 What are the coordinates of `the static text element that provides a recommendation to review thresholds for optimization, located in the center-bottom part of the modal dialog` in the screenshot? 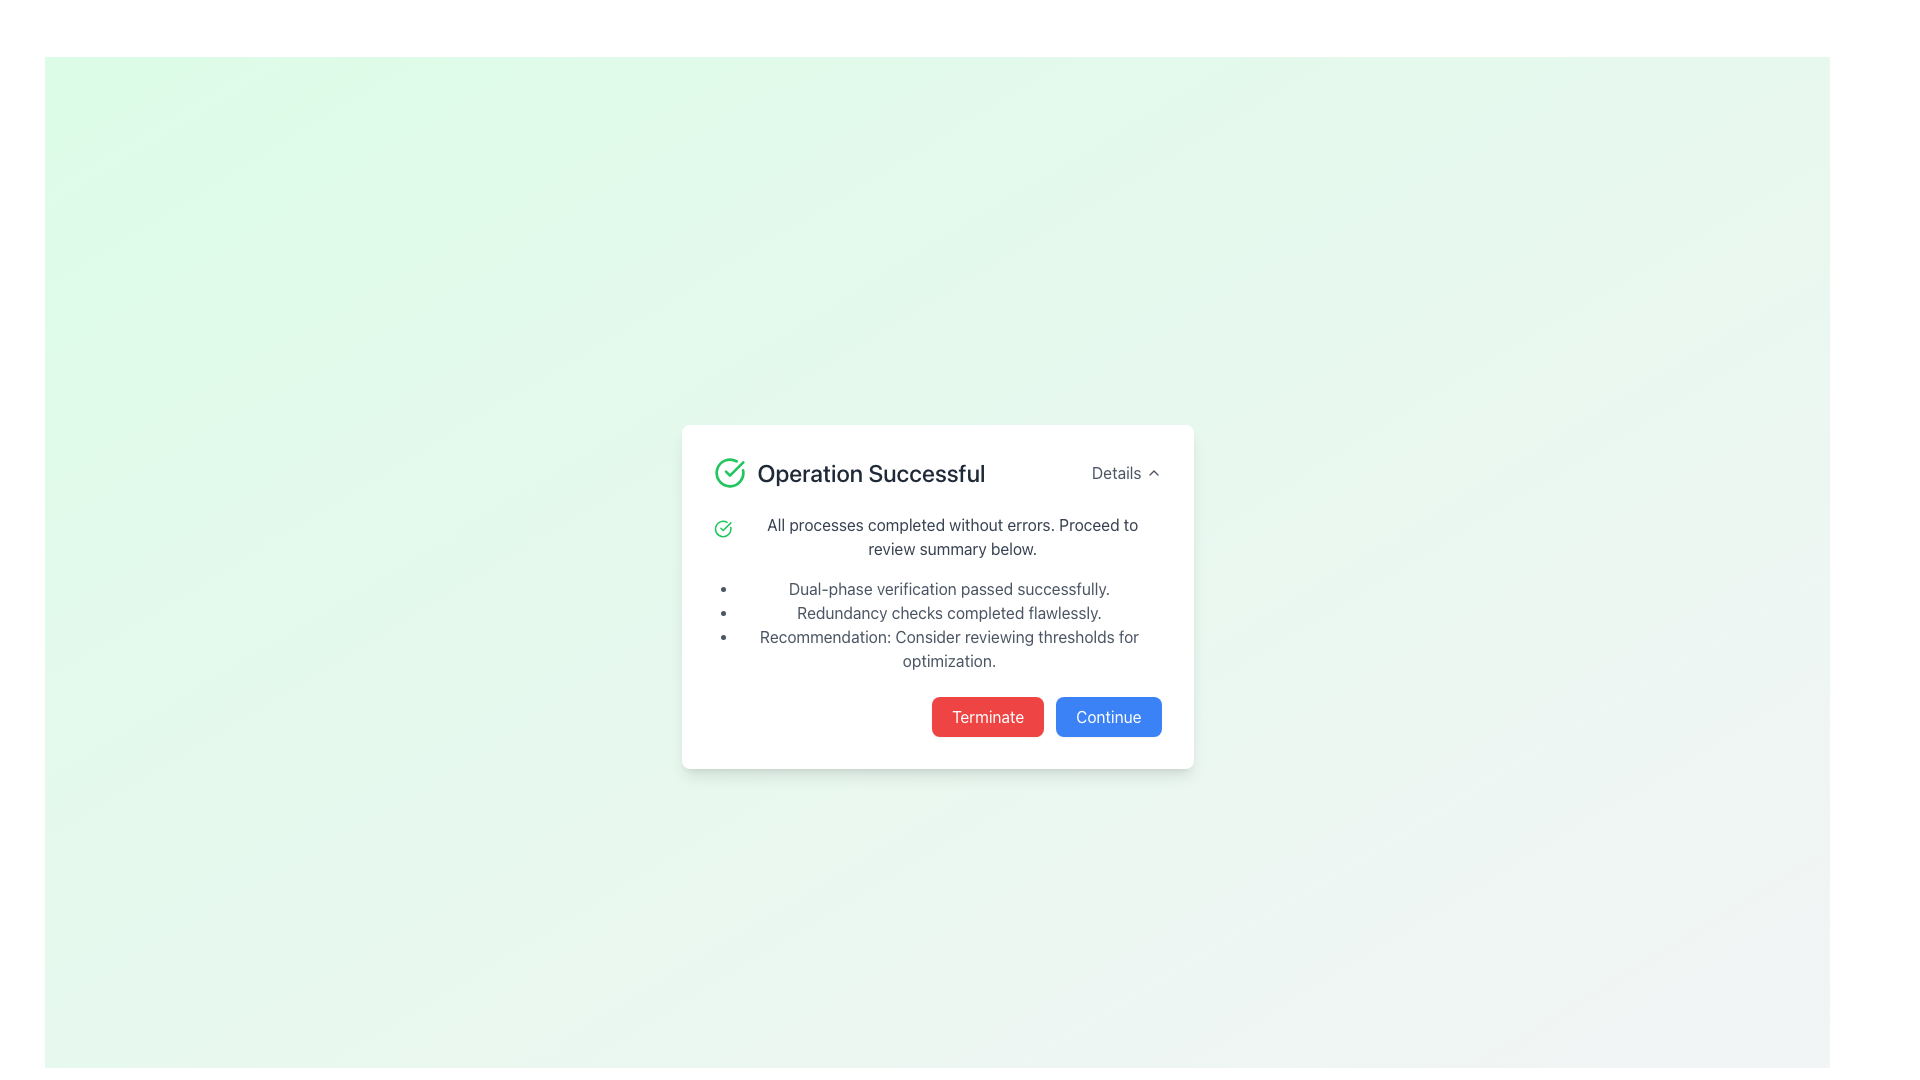 It's located at (948, 648).